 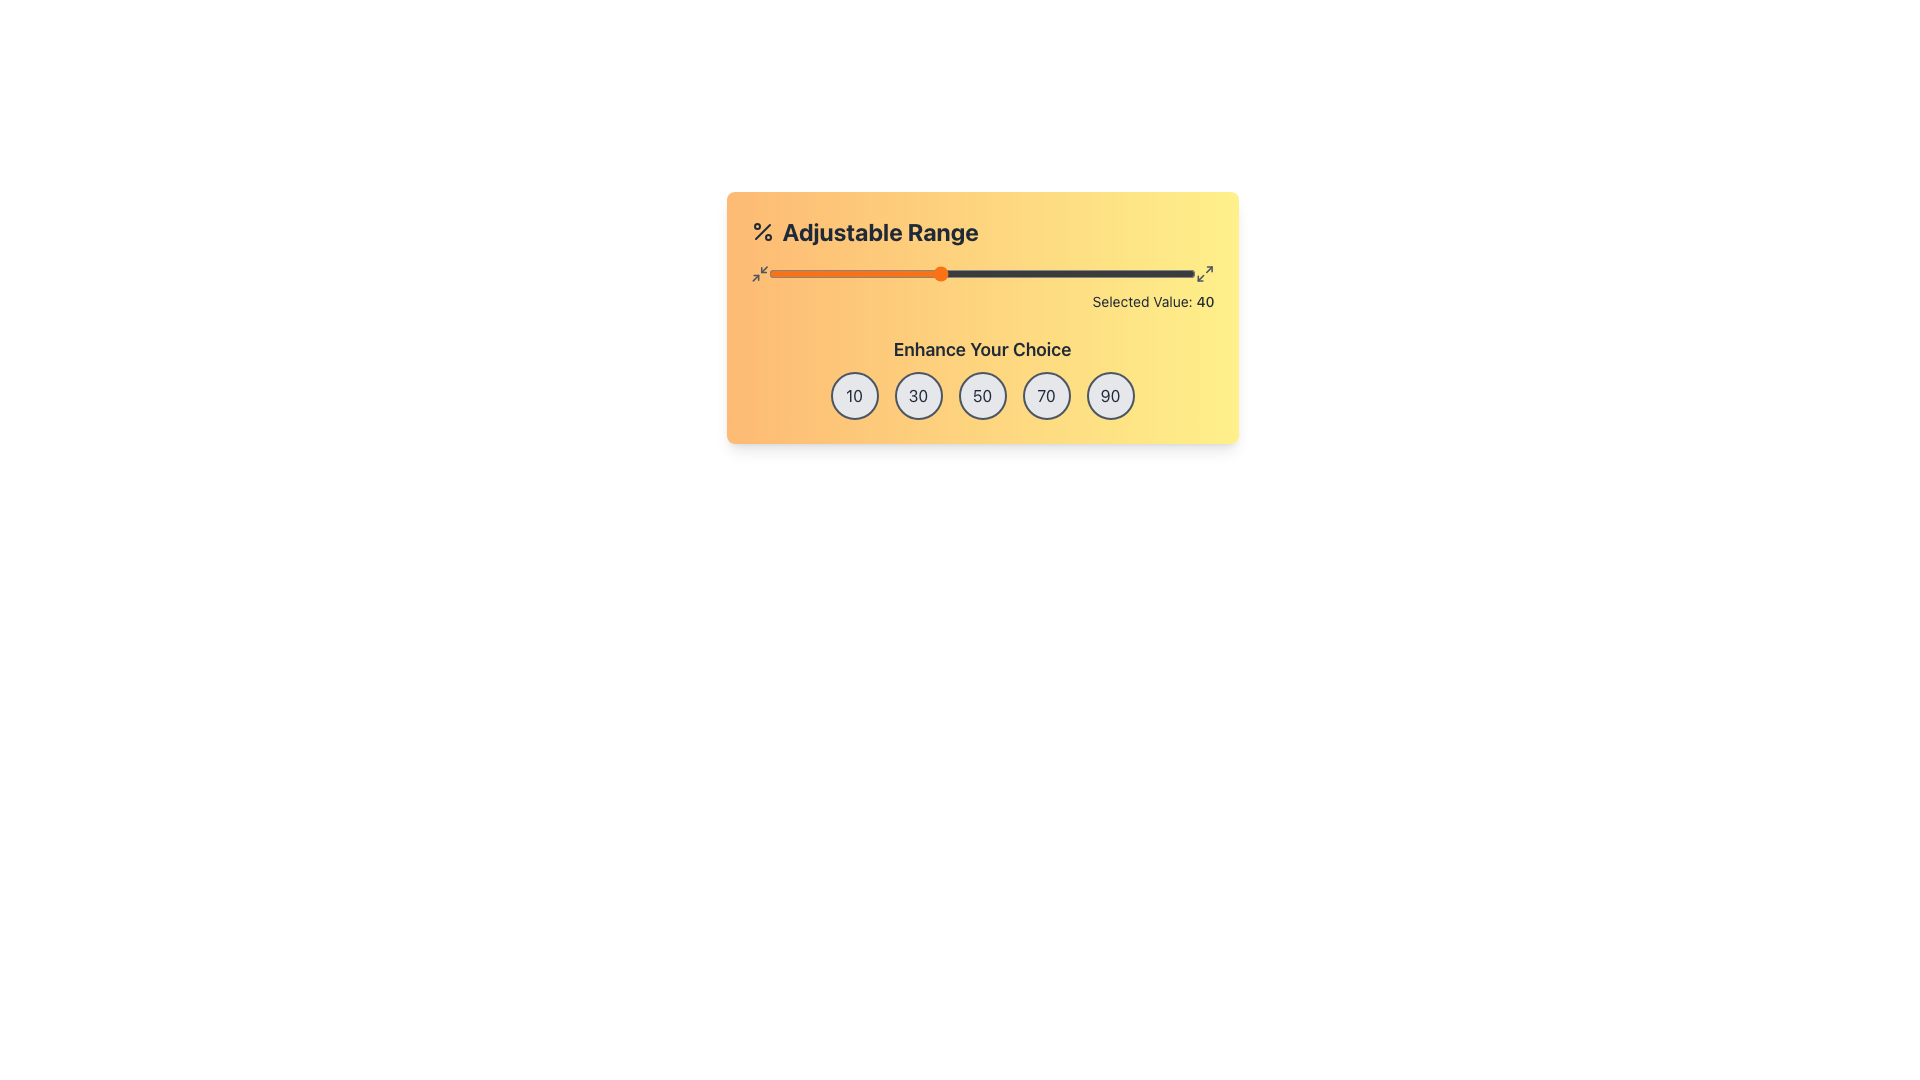 What do you see at coordinates (867, 273) in the screenshot?
I see `the slider value` at bounding box center [867, 273].